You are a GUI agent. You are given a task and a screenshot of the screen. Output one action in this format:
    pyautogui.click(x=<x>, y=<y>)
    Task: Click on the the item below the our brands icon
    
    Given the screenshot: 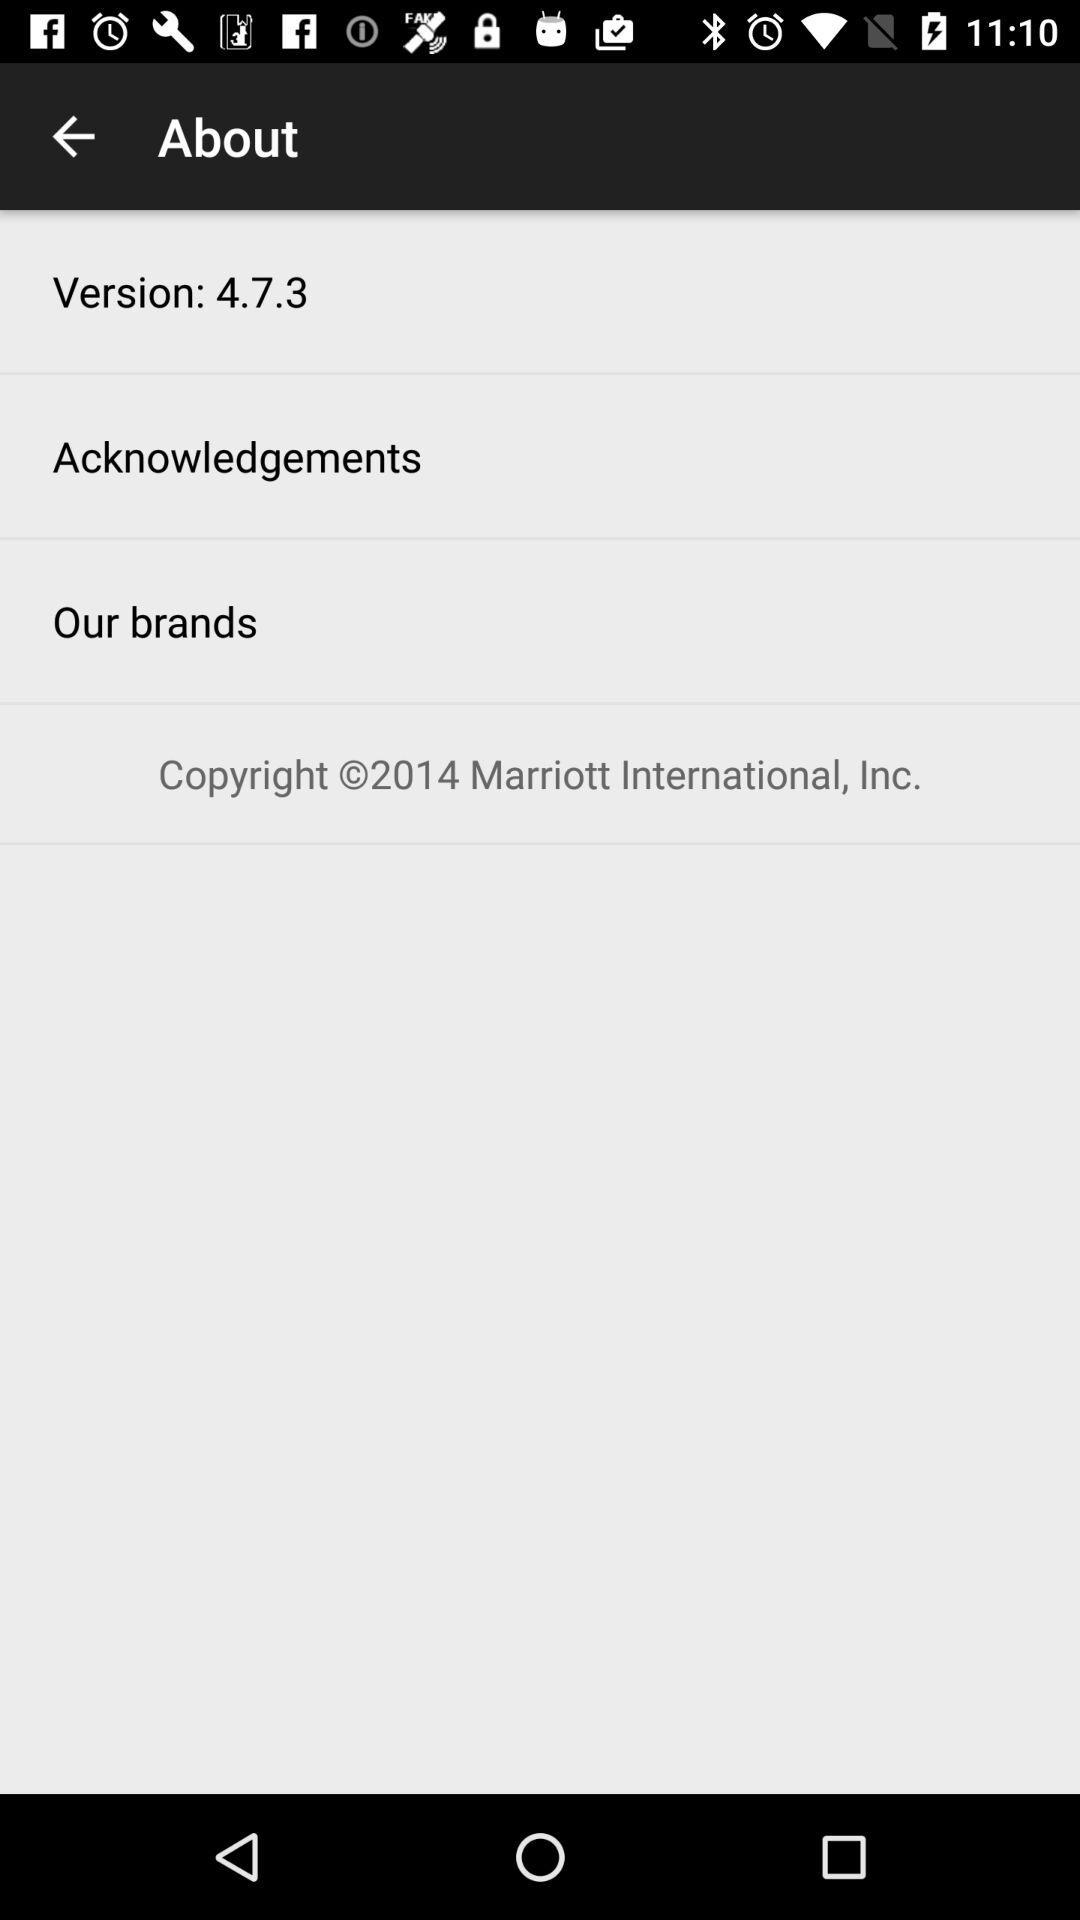 What is the action you would take?
    pyautogui.click(x=540, y=772)
    